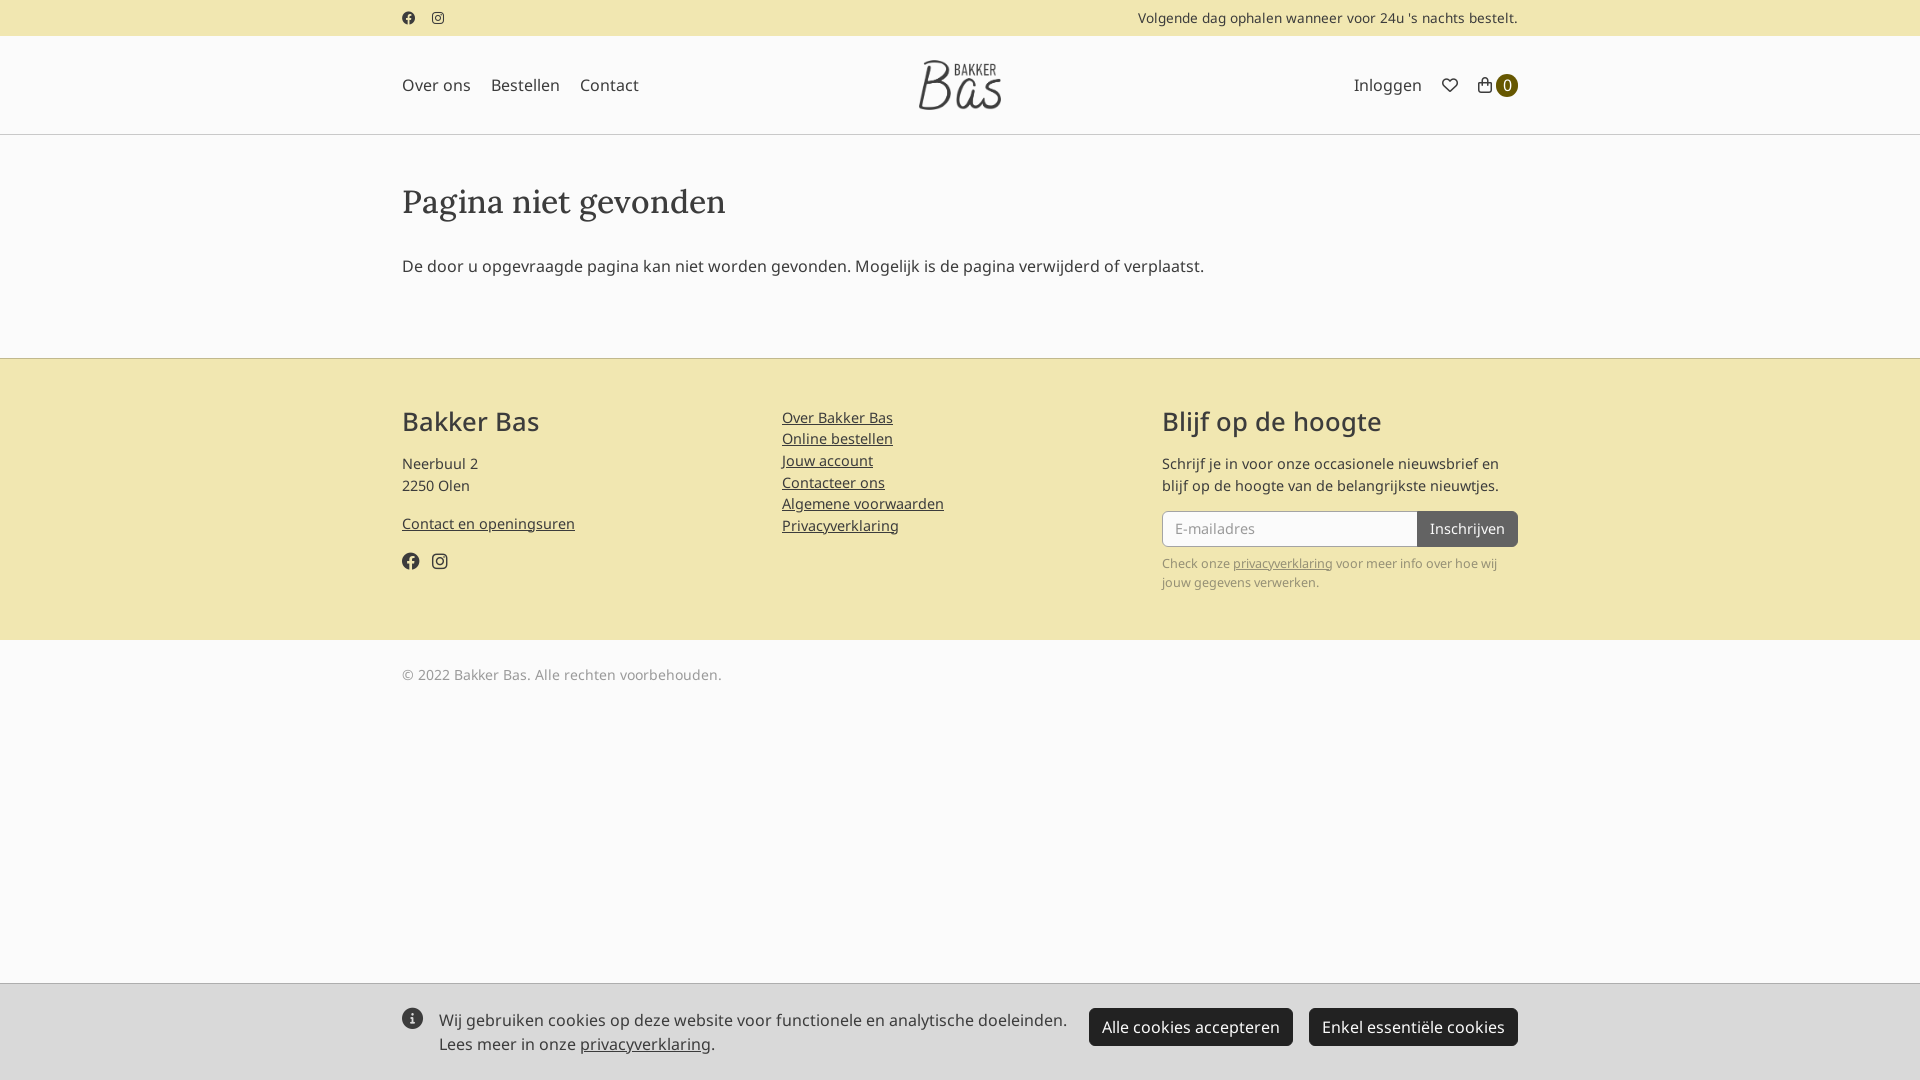 This screenshot has width=1920, height=1080. I want to click on 'Bakker Bas op Instagram', so click(439, 560).